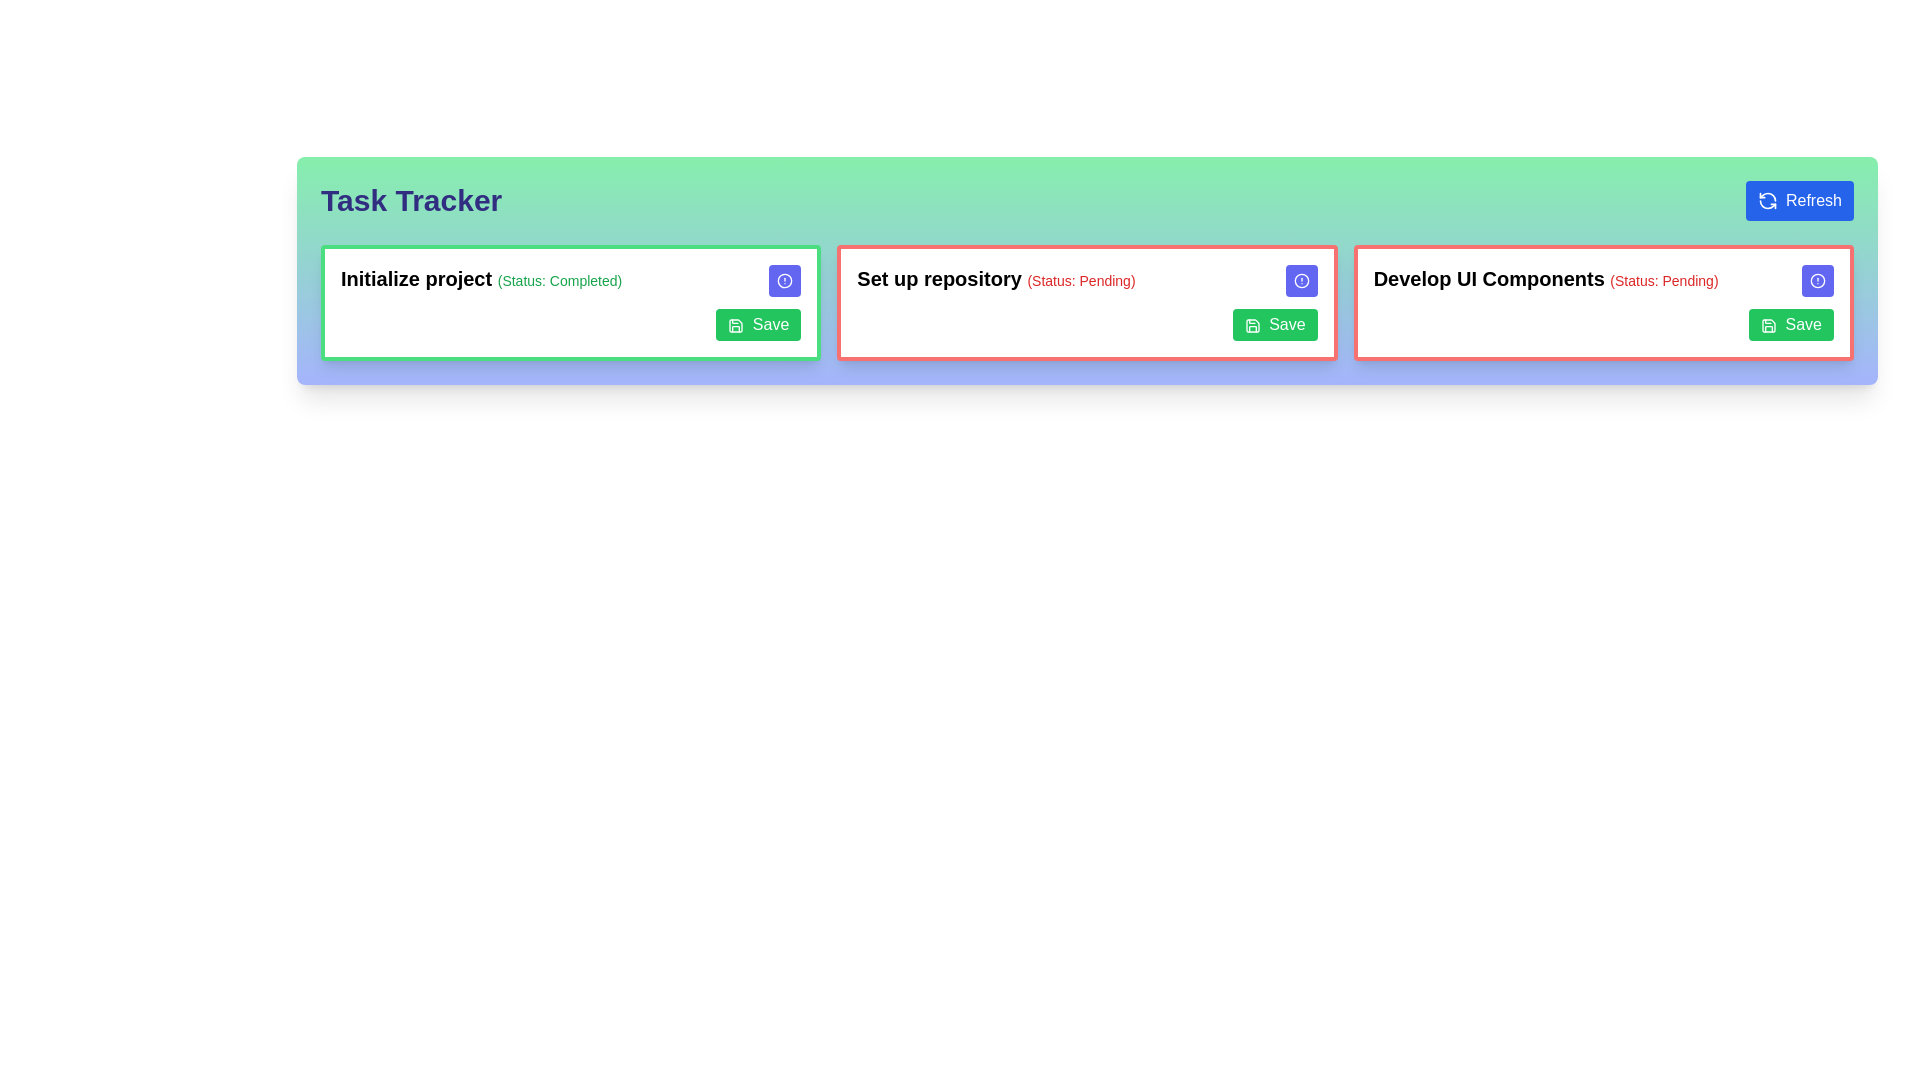  I want to click on the 'Save' button located in the bottom-right corner of the task card labeled 'Develop UI Components', which contains the decorative save icon, so click(1769, 324).